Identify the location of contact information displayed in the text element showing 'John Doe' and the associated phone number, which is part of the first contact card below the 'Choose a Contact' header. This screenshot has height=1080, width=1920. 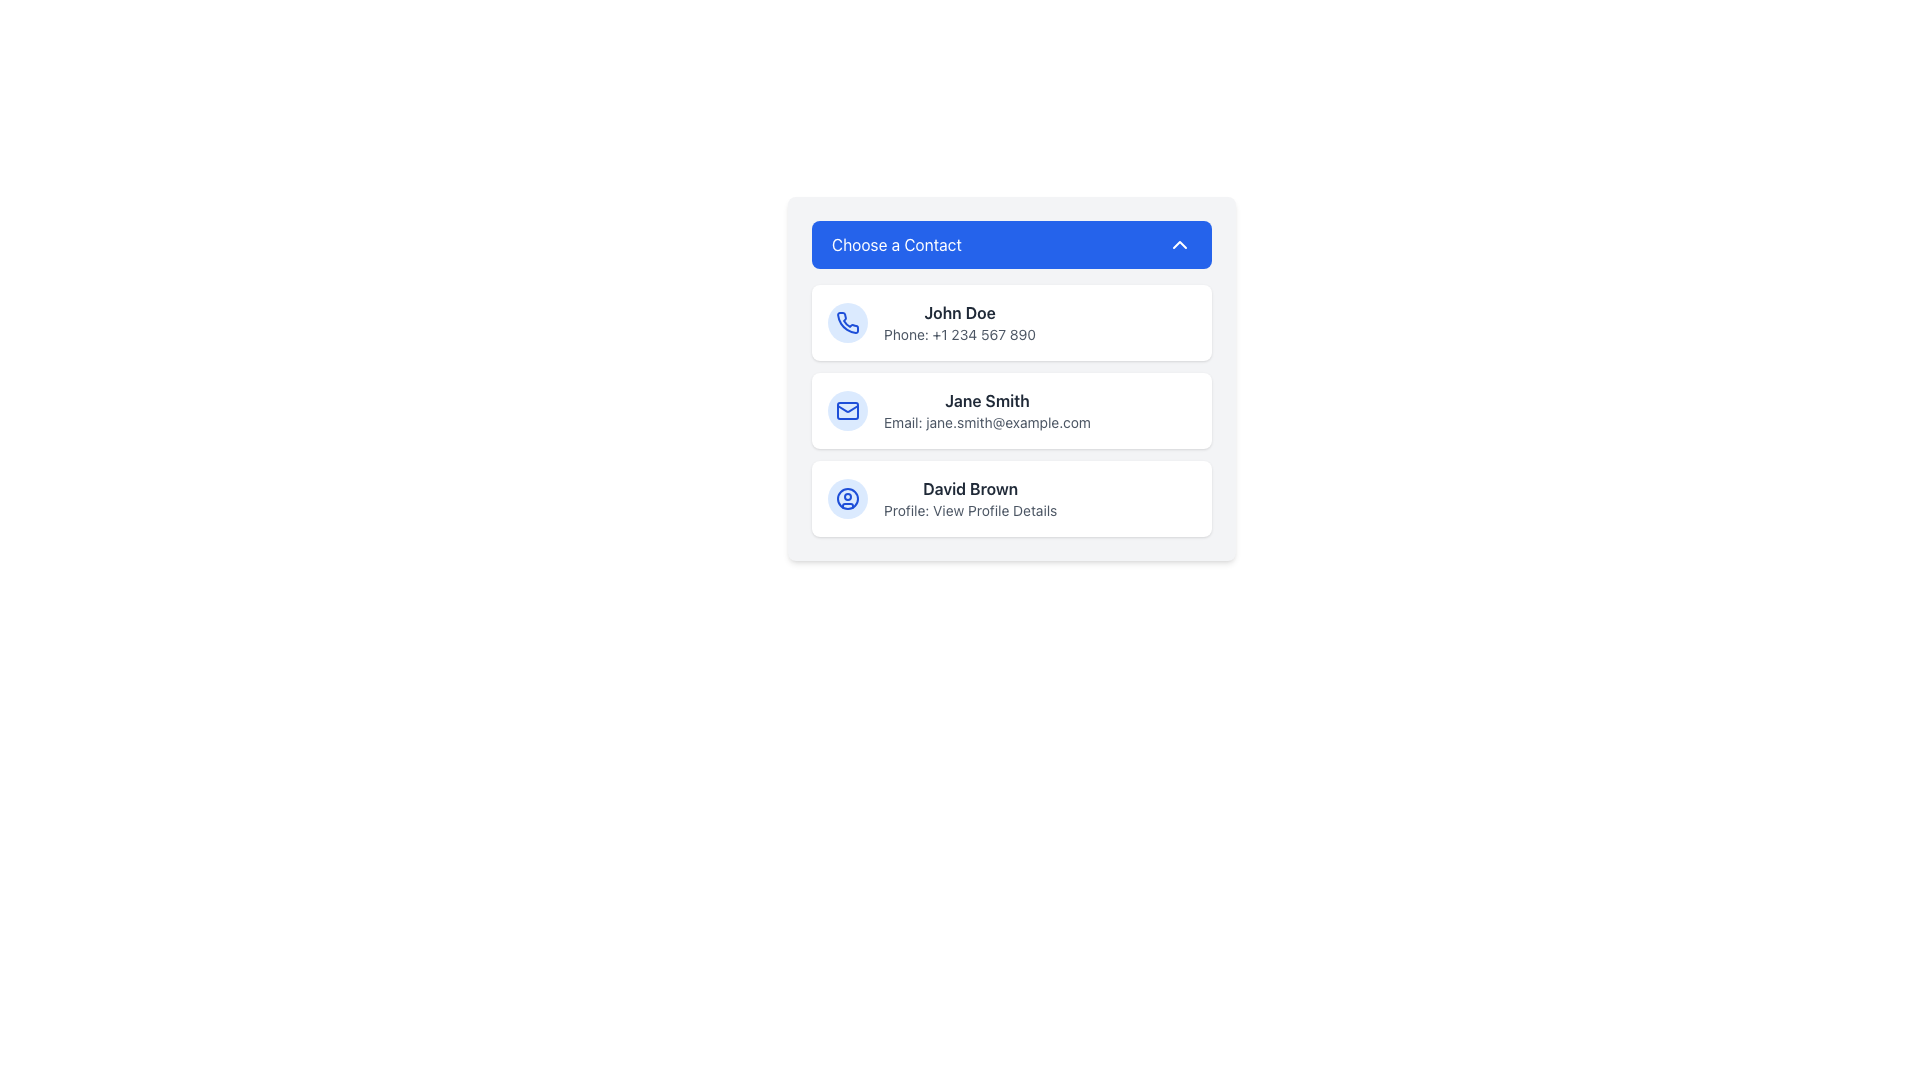
(960, 322).